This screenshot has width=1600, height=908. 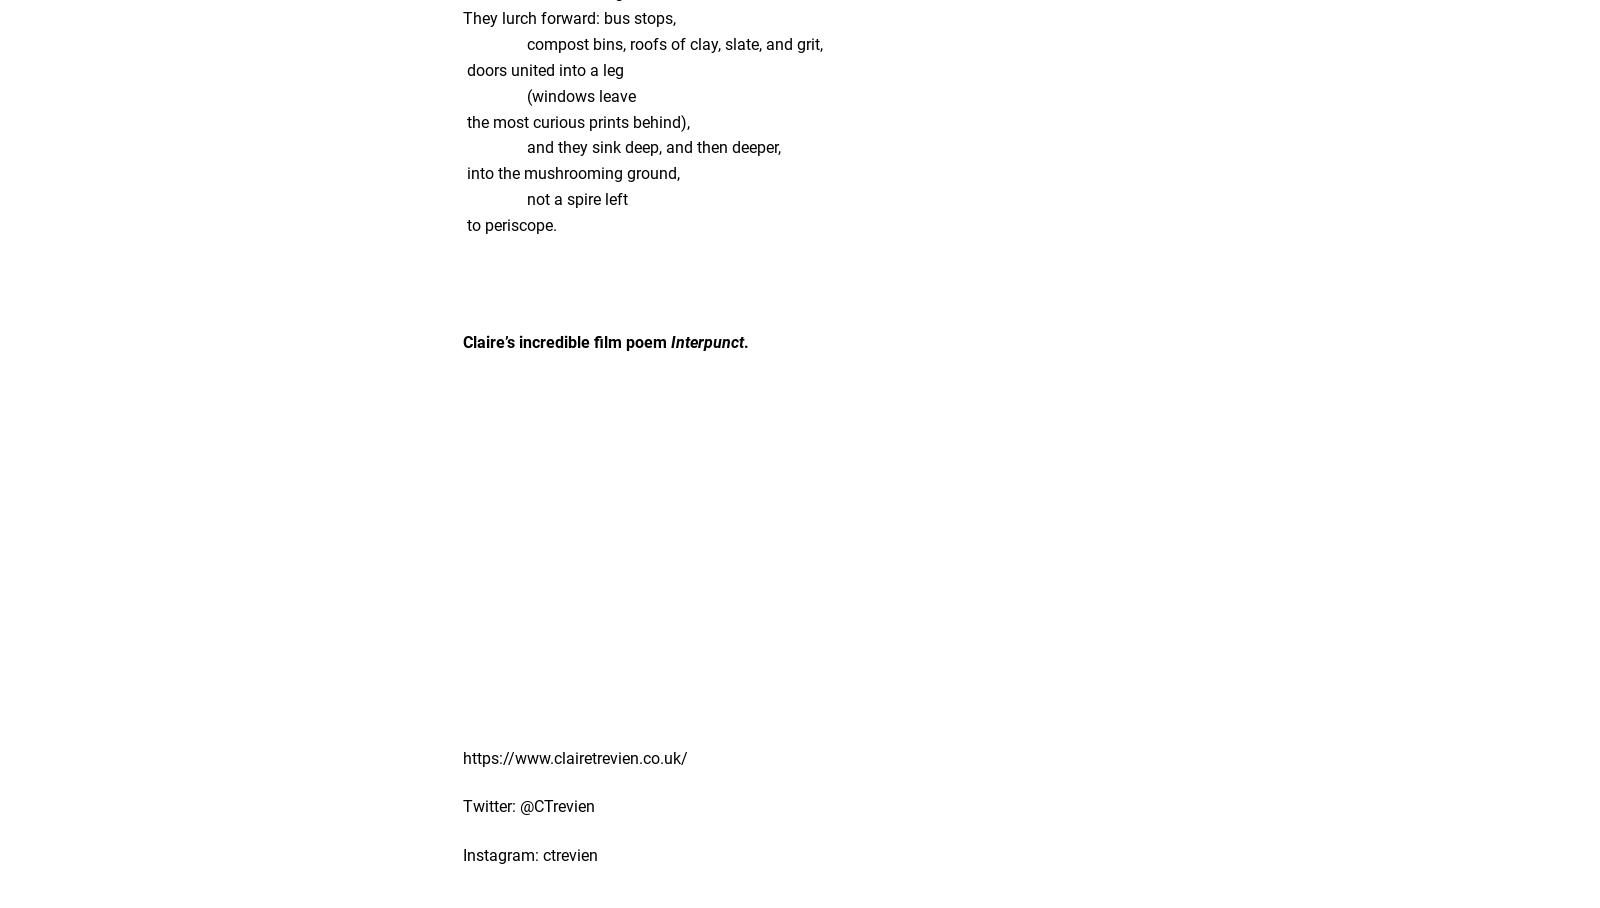 What do you see at coordinates (527, 806) in the screenshot?
I see `'Twitter: @CTrevien'` at bounding box center [527, 806].